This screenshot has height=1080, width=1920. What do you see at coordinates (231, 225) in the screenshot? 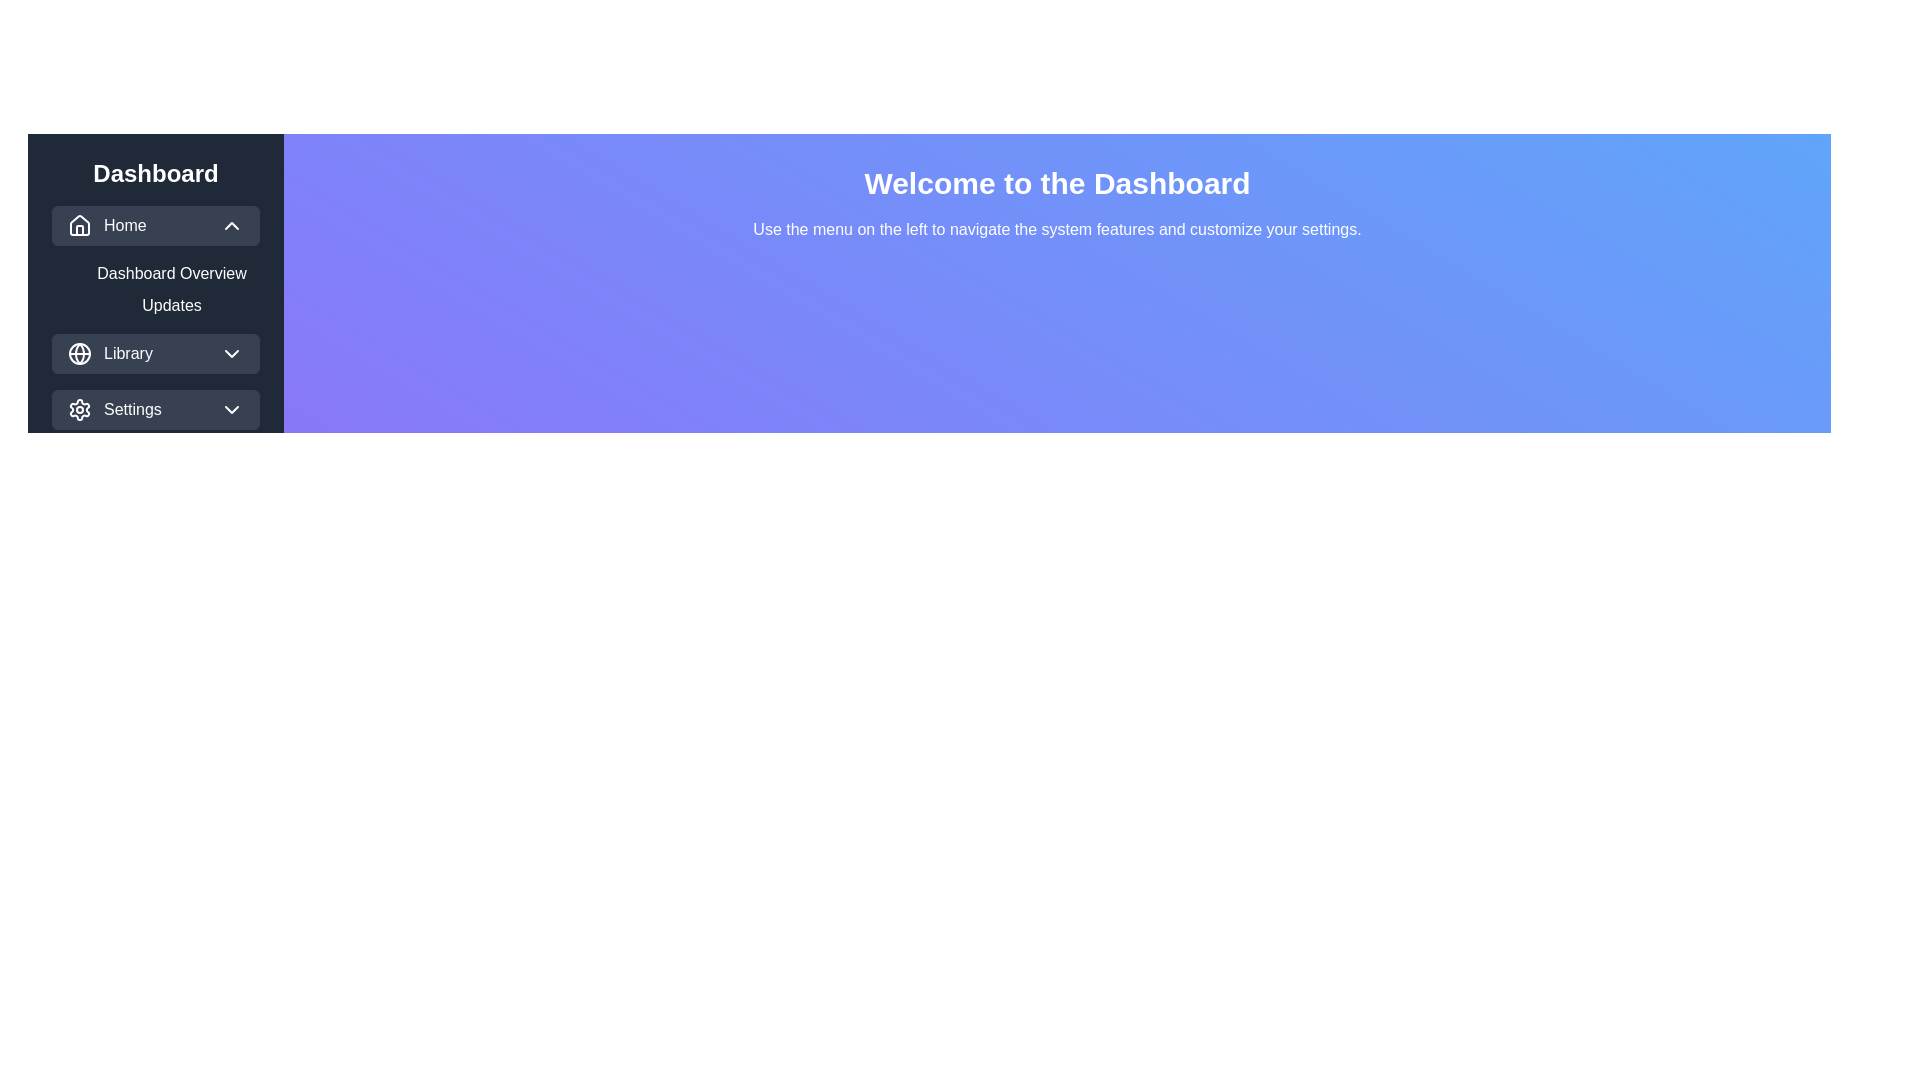
I see `the icon button at the far right of the row containing the 'Home' label and icon in the sidebar navigation menu` at bounding box center [231, 225].